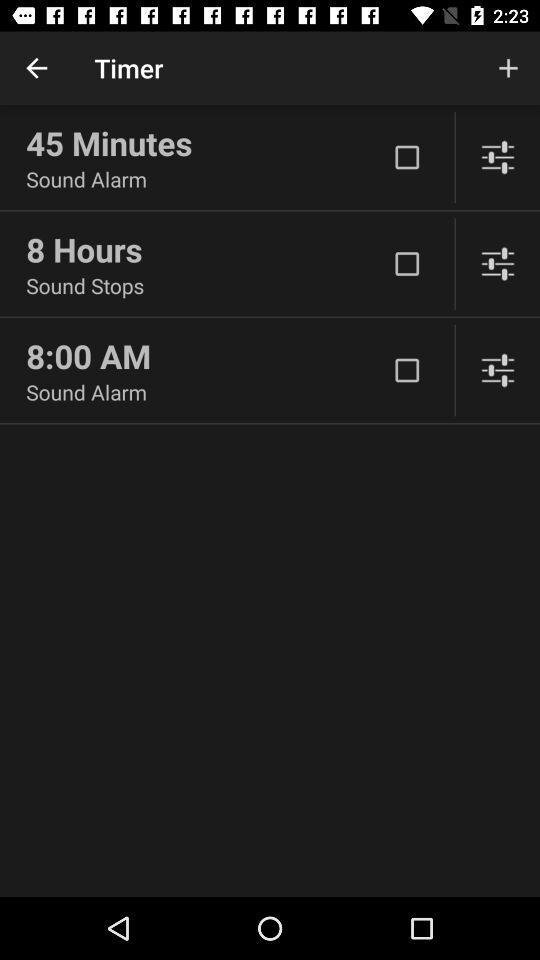 This screenshot has height=960, width=540. What do you see at coordinates (496, 369) in the screenshot?
I see `alarm setting` at bounding box center [496, 369].